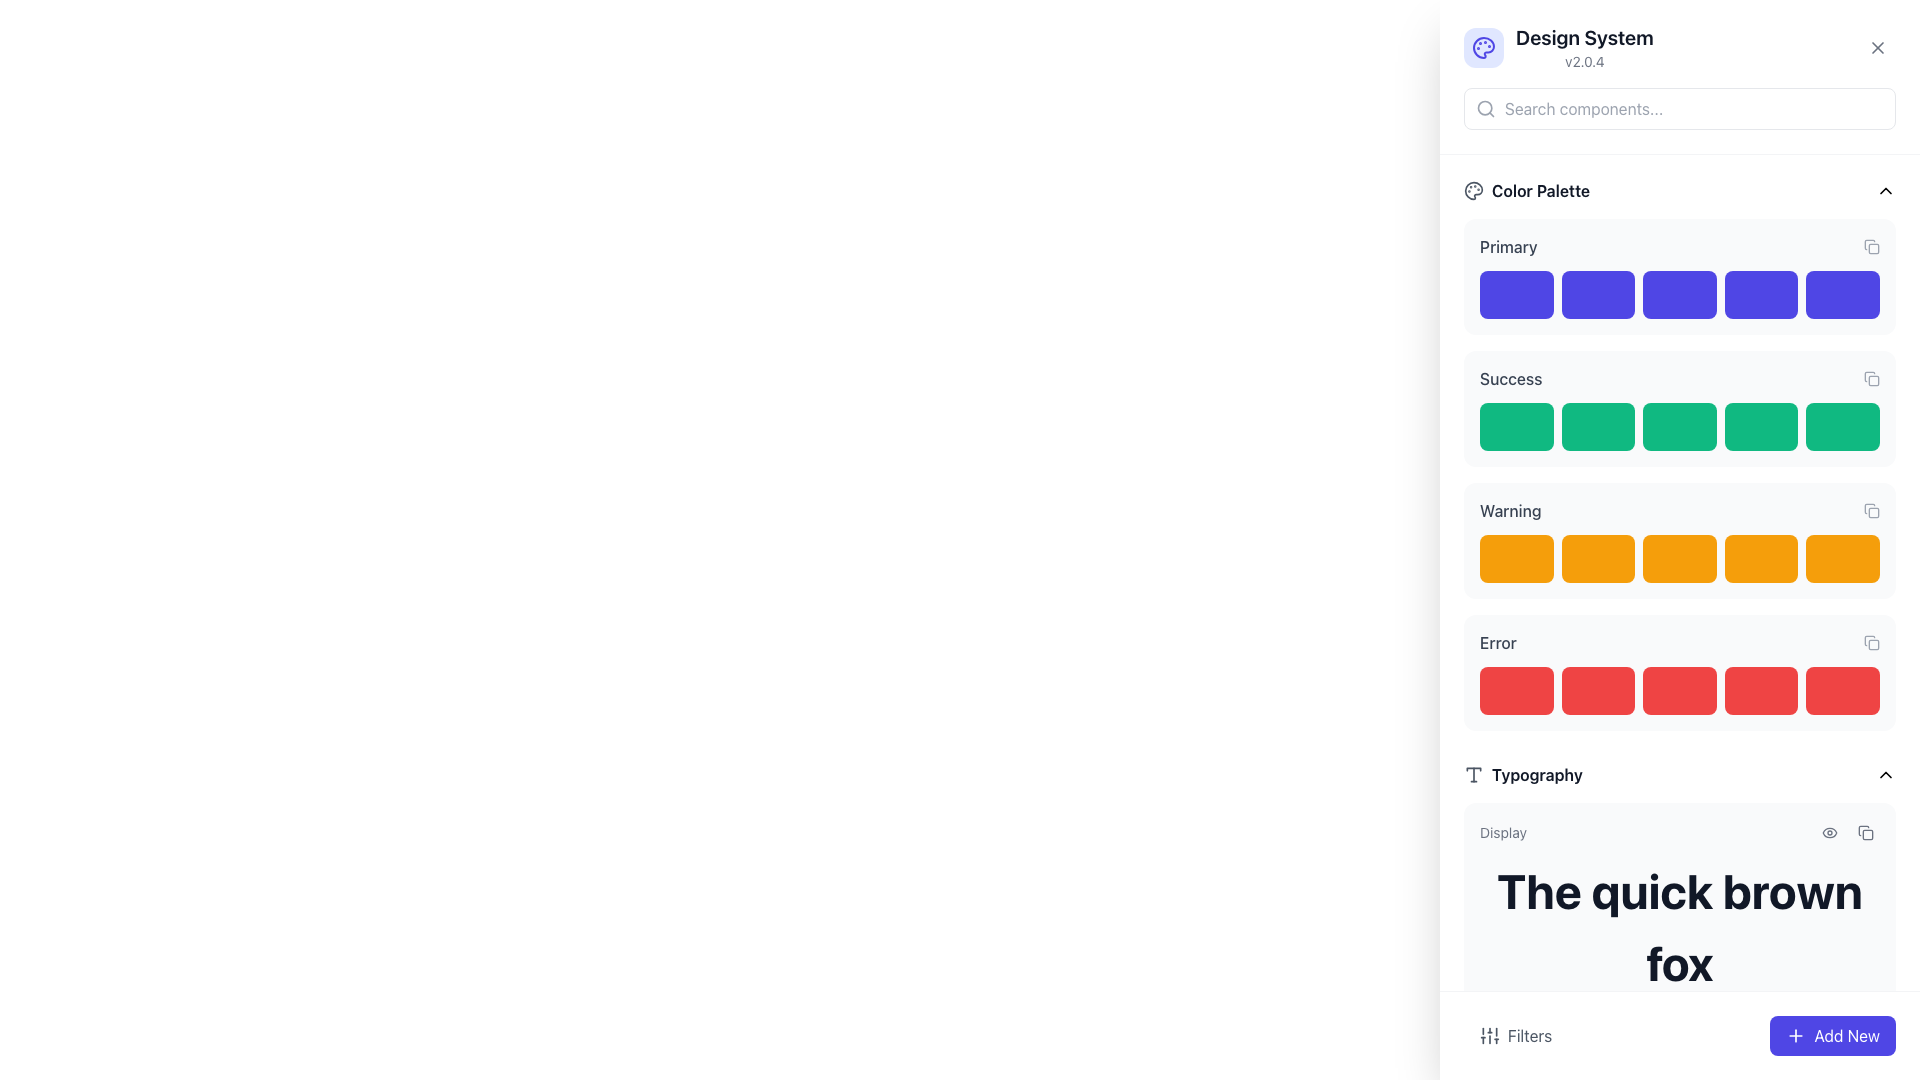 This screenshot has height=1080, width=1920. I want to click on the third red rectangle in the color swatch row located in the 'Error' section of the color palette, so click(1680, 689).